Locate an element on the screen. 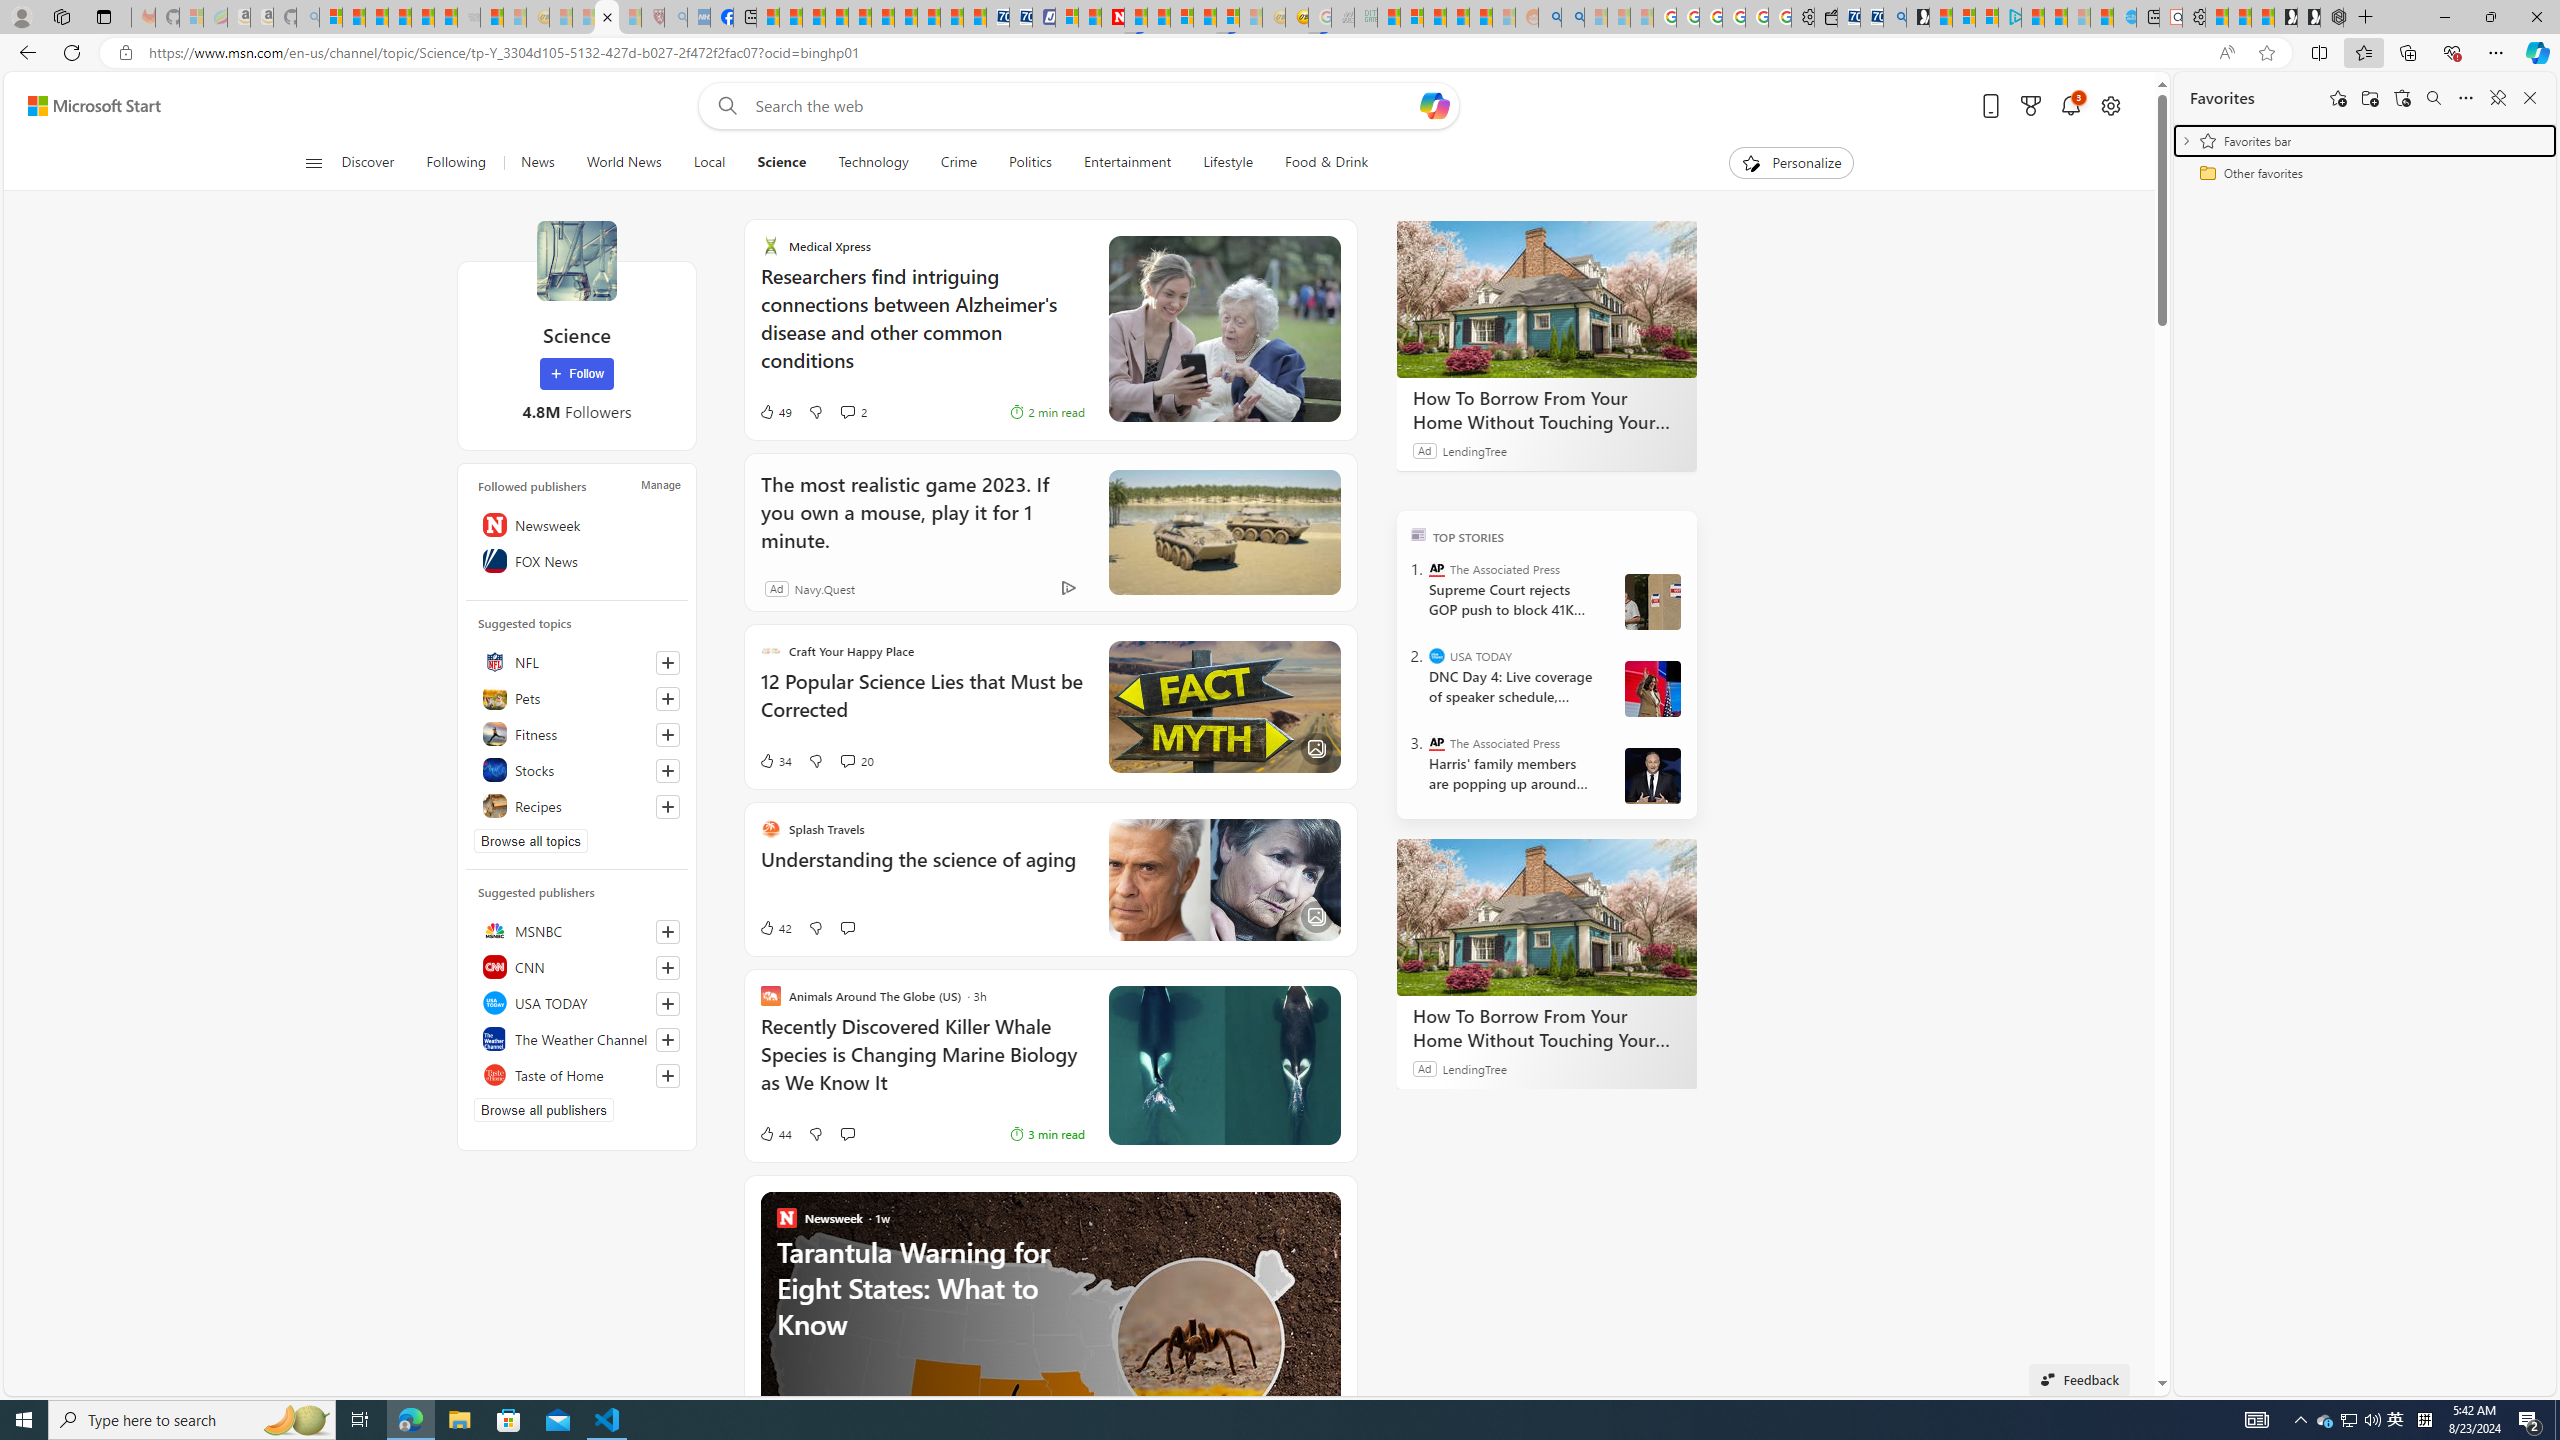  'Unpin favorites' is located at coordinates (2496, 96).